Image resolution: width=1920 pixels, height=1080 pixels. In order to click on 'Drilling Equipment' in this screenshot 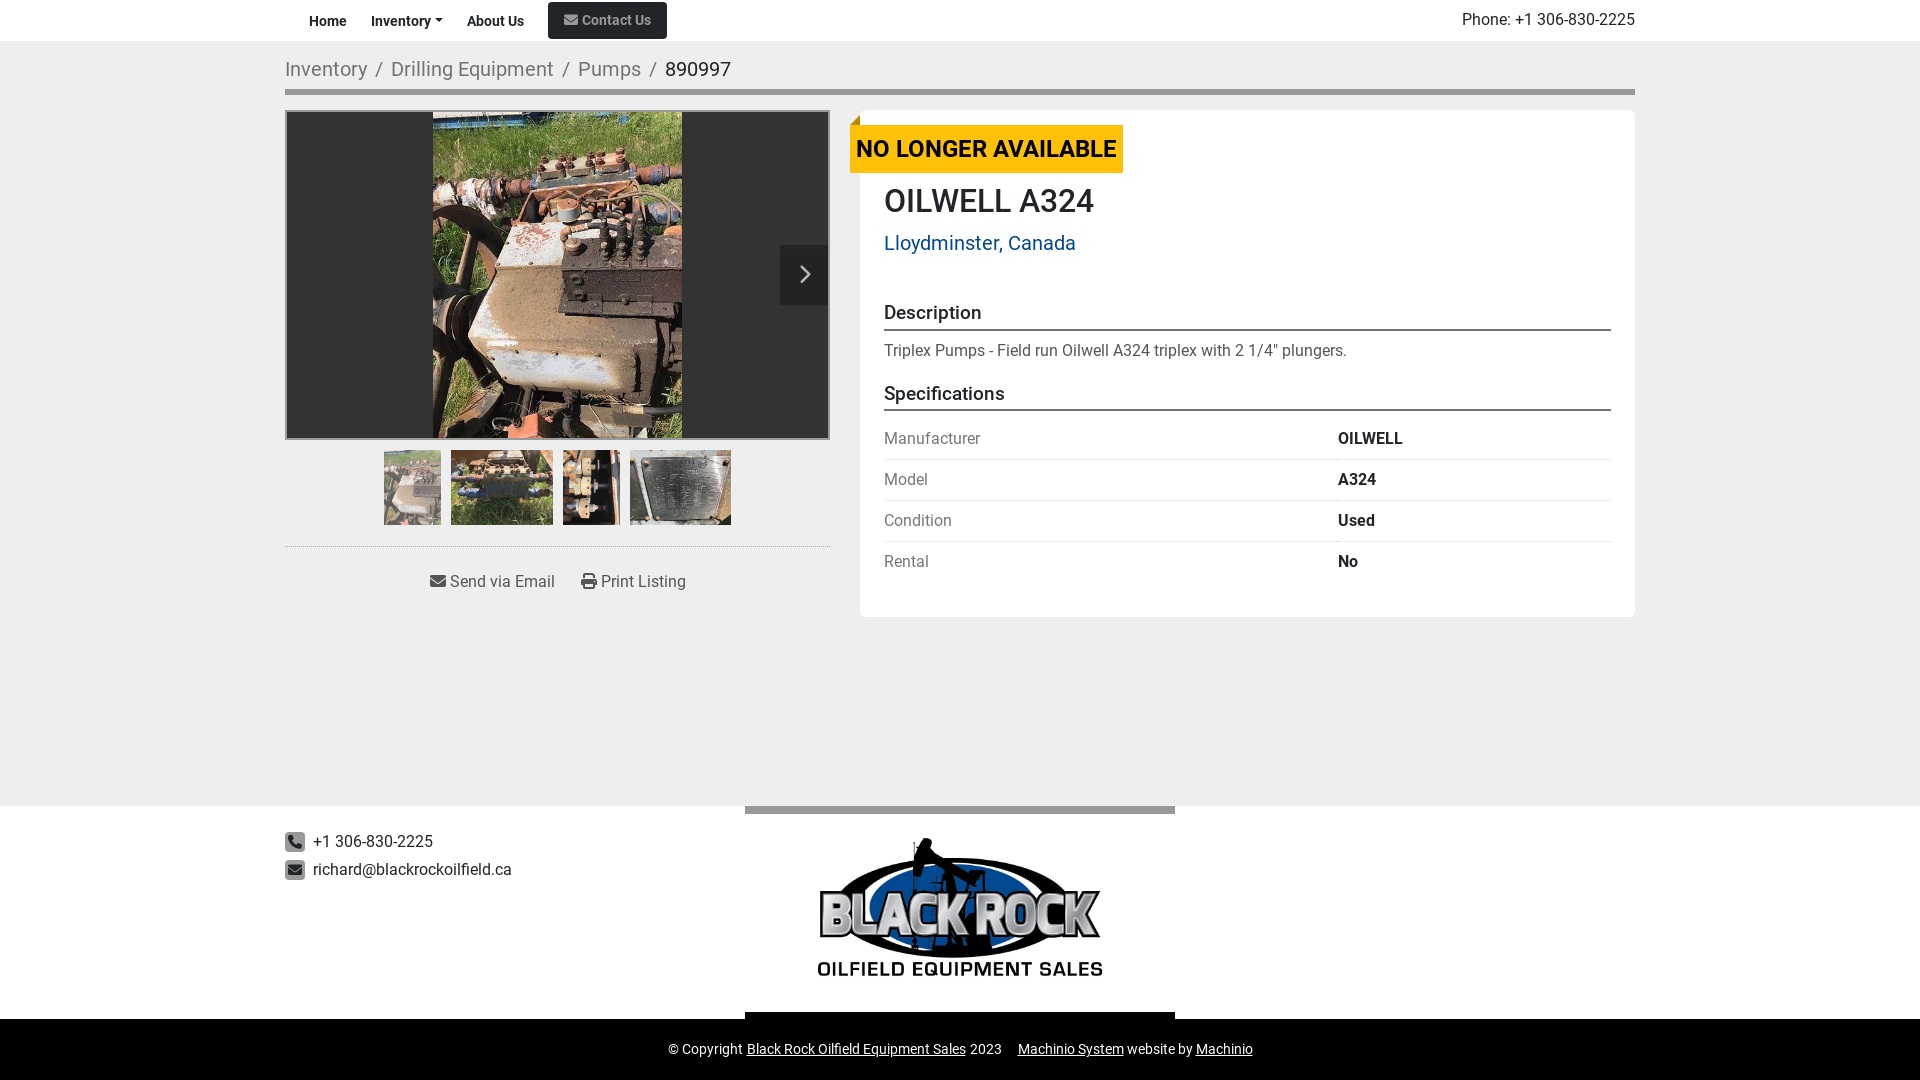, I will do `click(471, 68)`.